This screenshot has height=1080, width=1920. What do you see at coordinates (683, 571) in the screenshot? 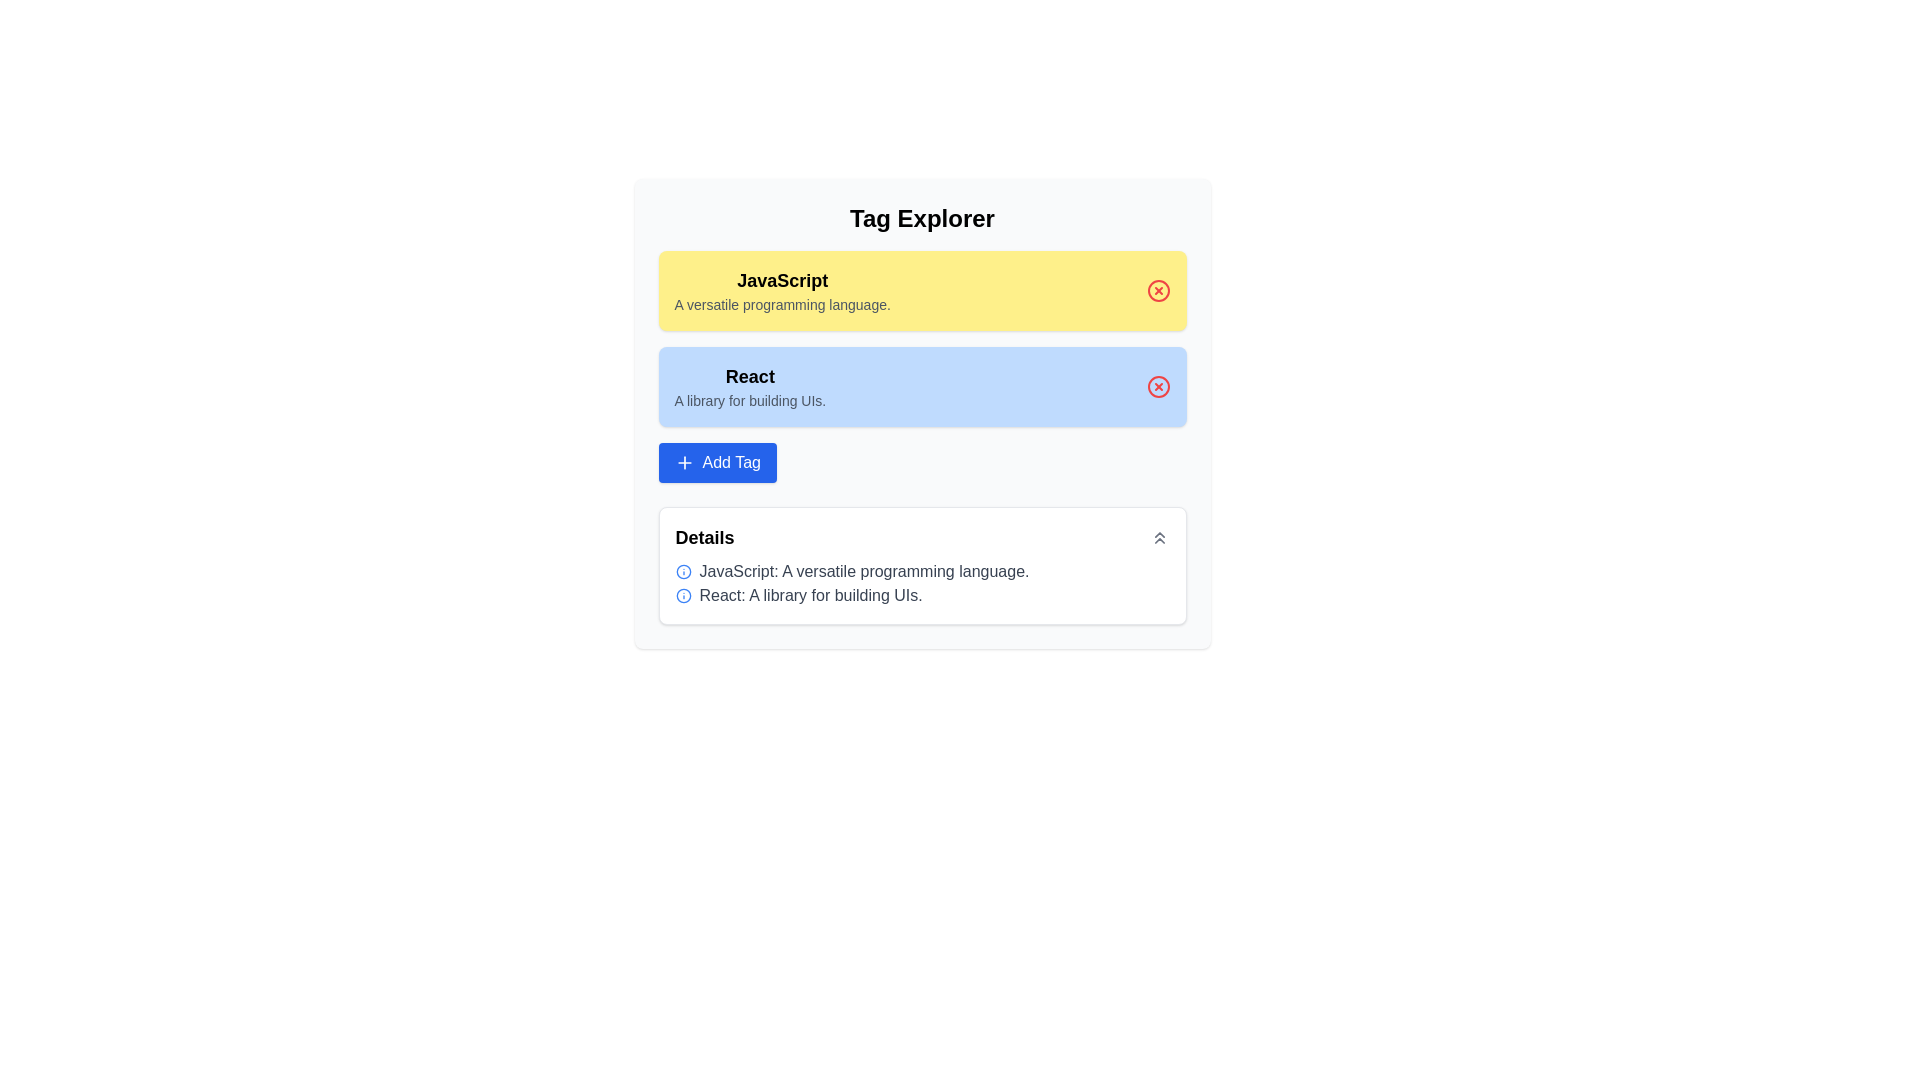
I see `the icon located on the left side of the panel labeled 'JavaScript: A versatile programming language.' which signifies additional information or help` at bounding box center [683, 571].